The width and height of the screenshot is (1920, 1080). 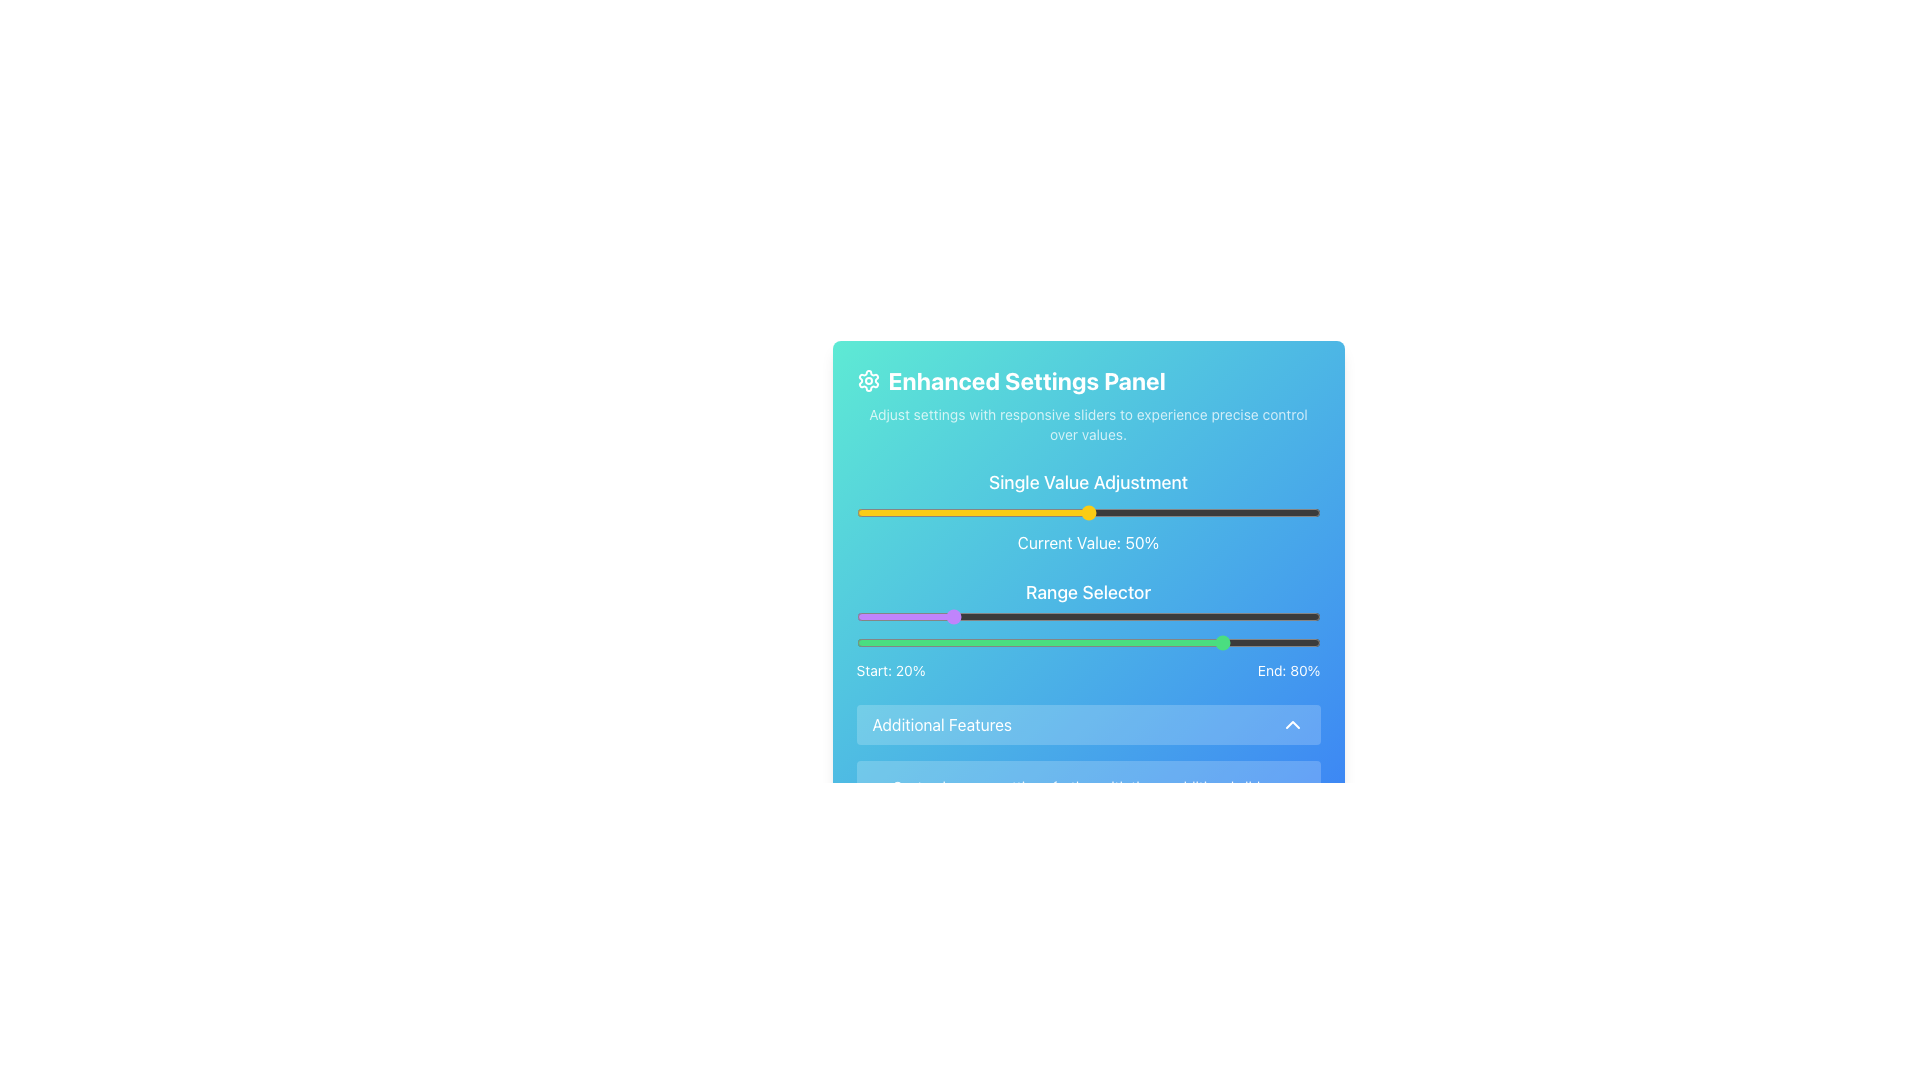 I want to click on the central interactive panel that contains sliders for adjusting settings, so click(x=1087, y=588).